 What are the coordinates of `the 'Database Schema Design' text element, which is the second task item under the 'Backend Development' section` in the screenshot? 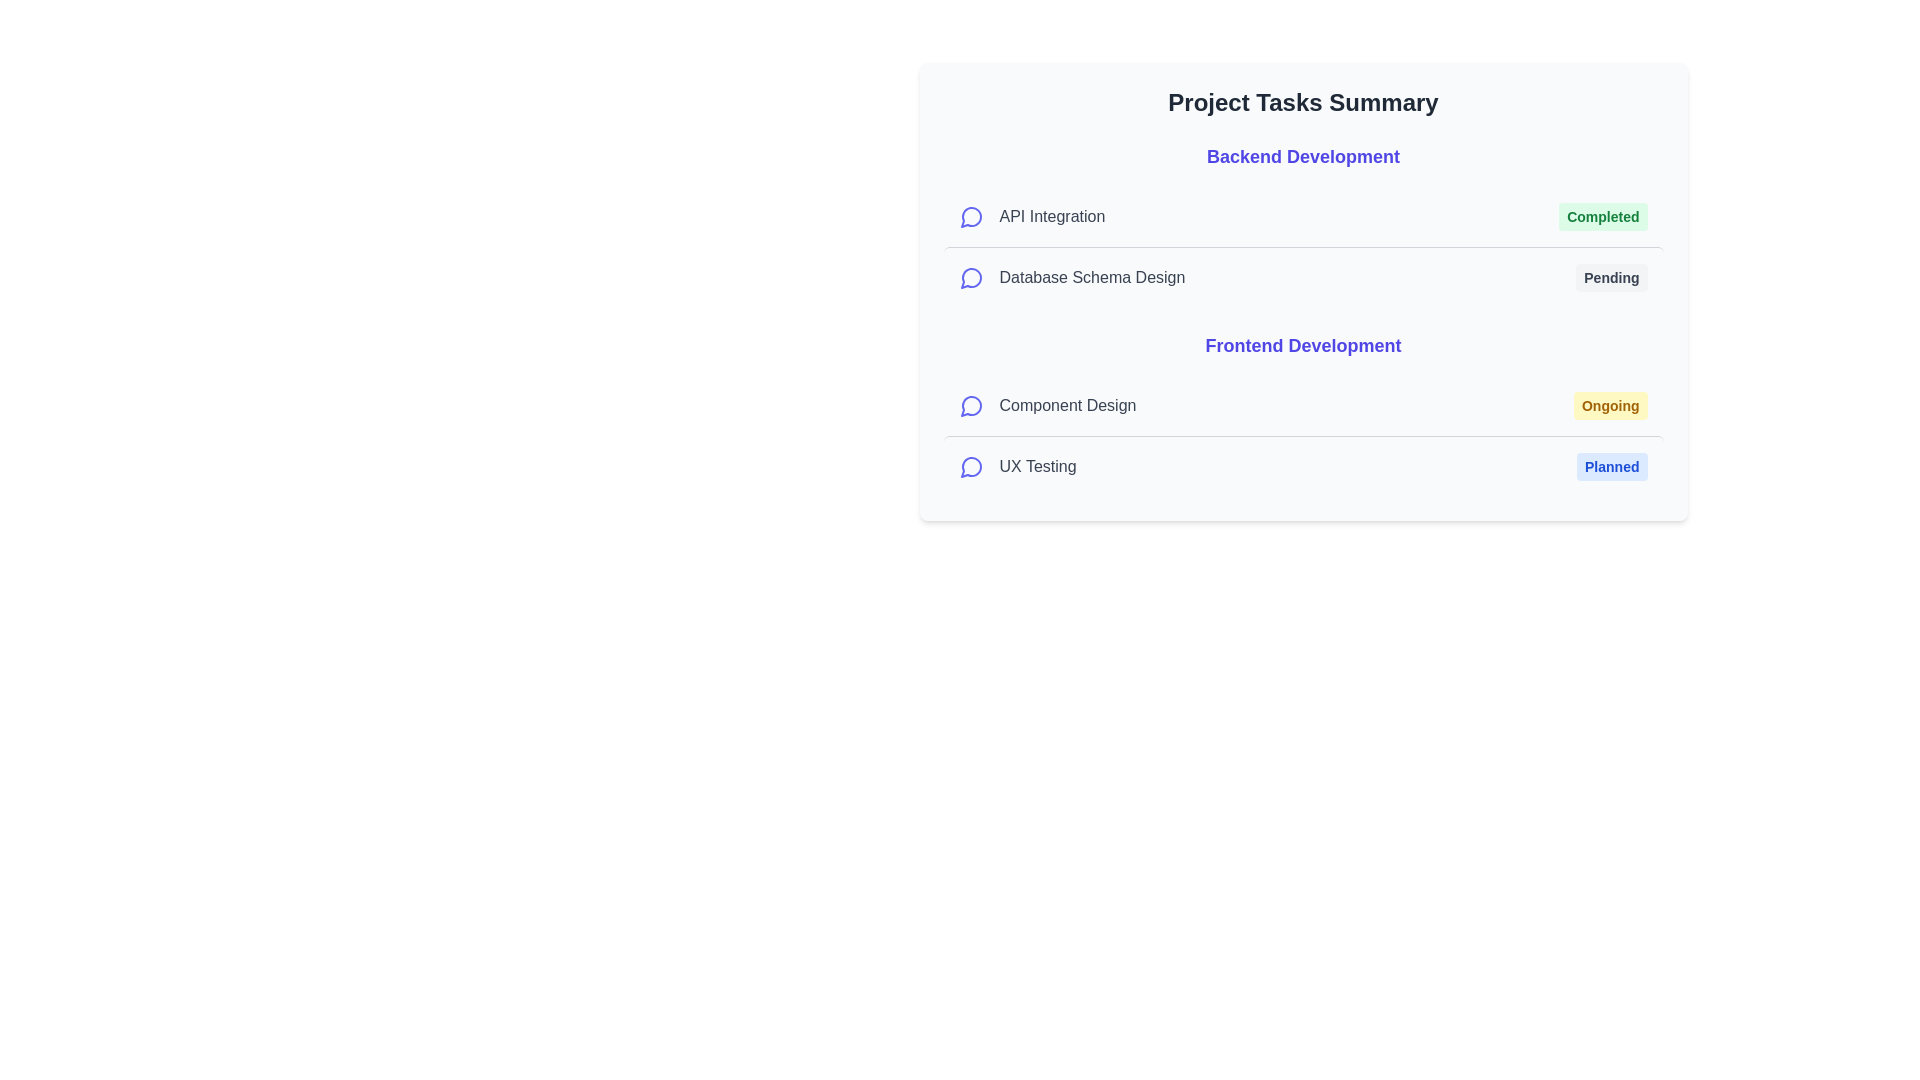 It's located at (1070, 277).